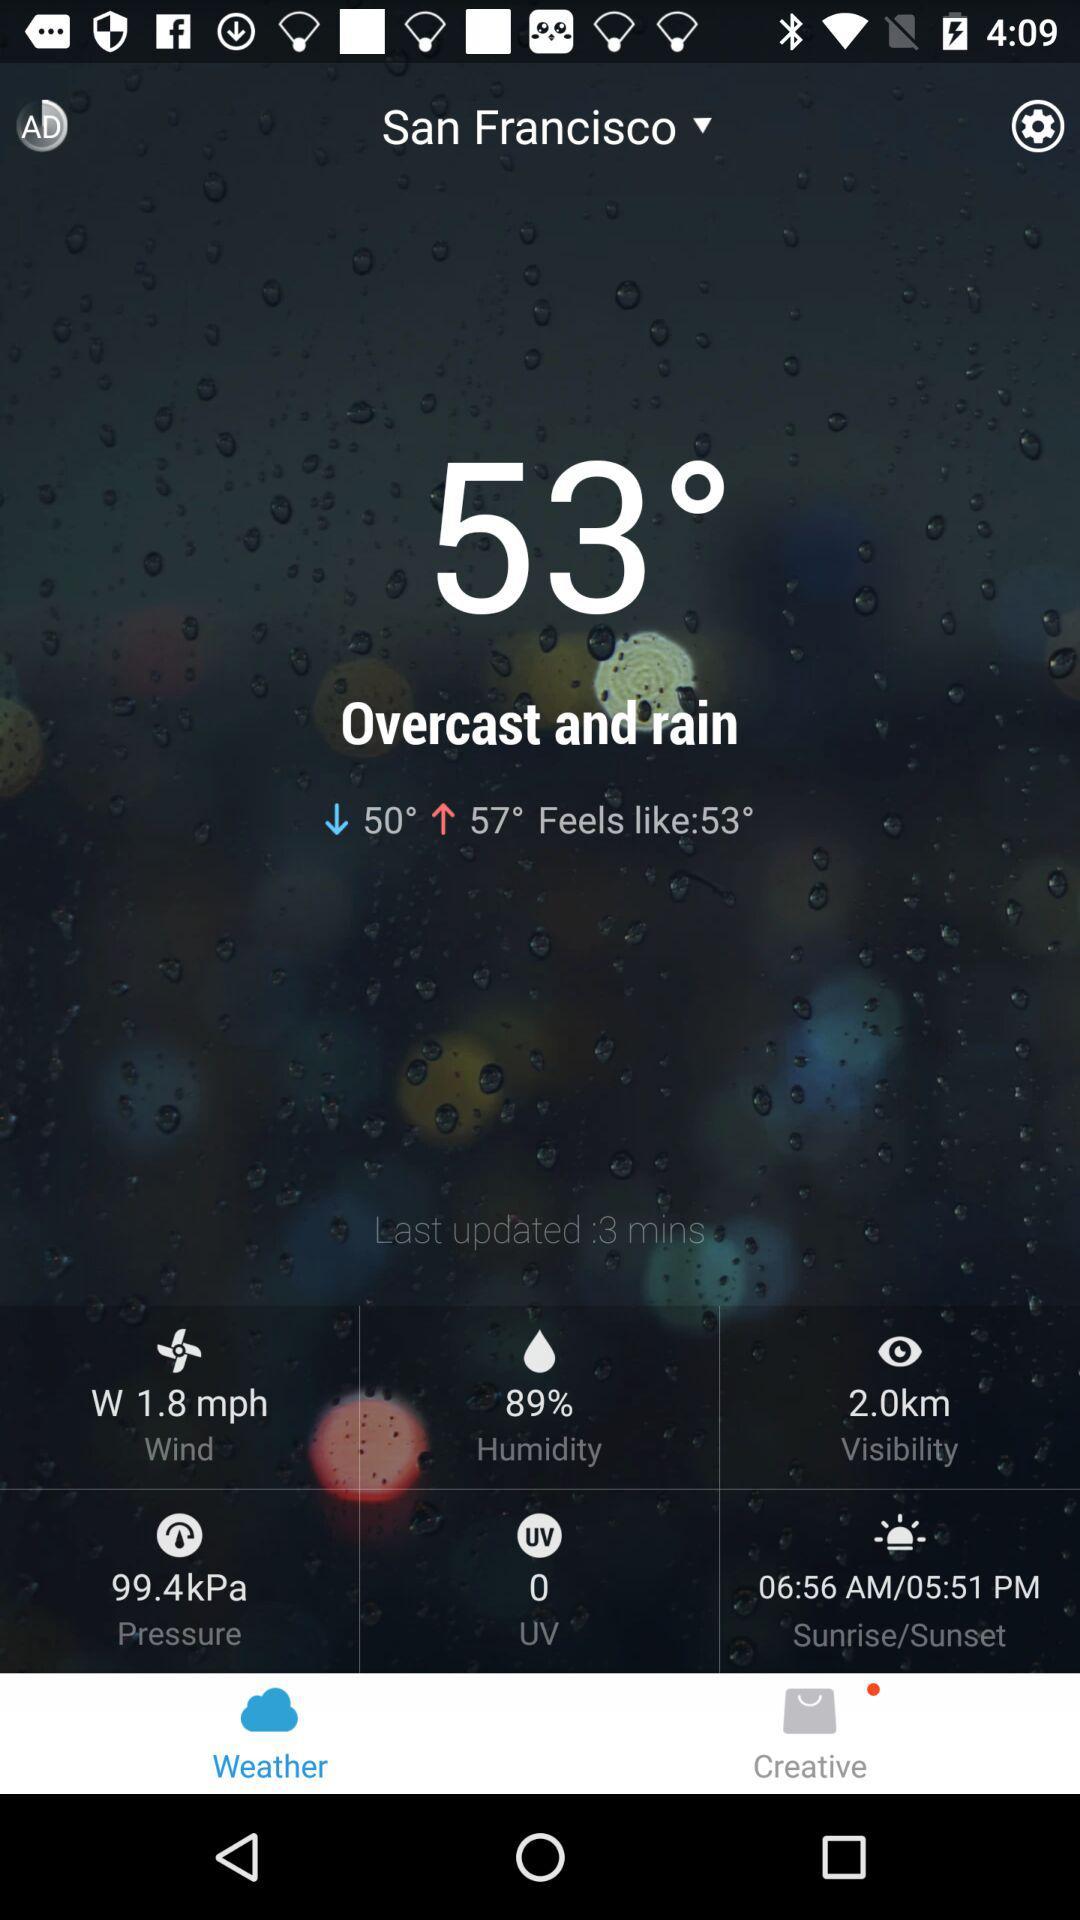 The width and height of the screenshot is (1080, 1920). What do you see at coordinates (1036, 133) in the screenshot?
I see `the settings icon` at bounding box center [1036, 133].